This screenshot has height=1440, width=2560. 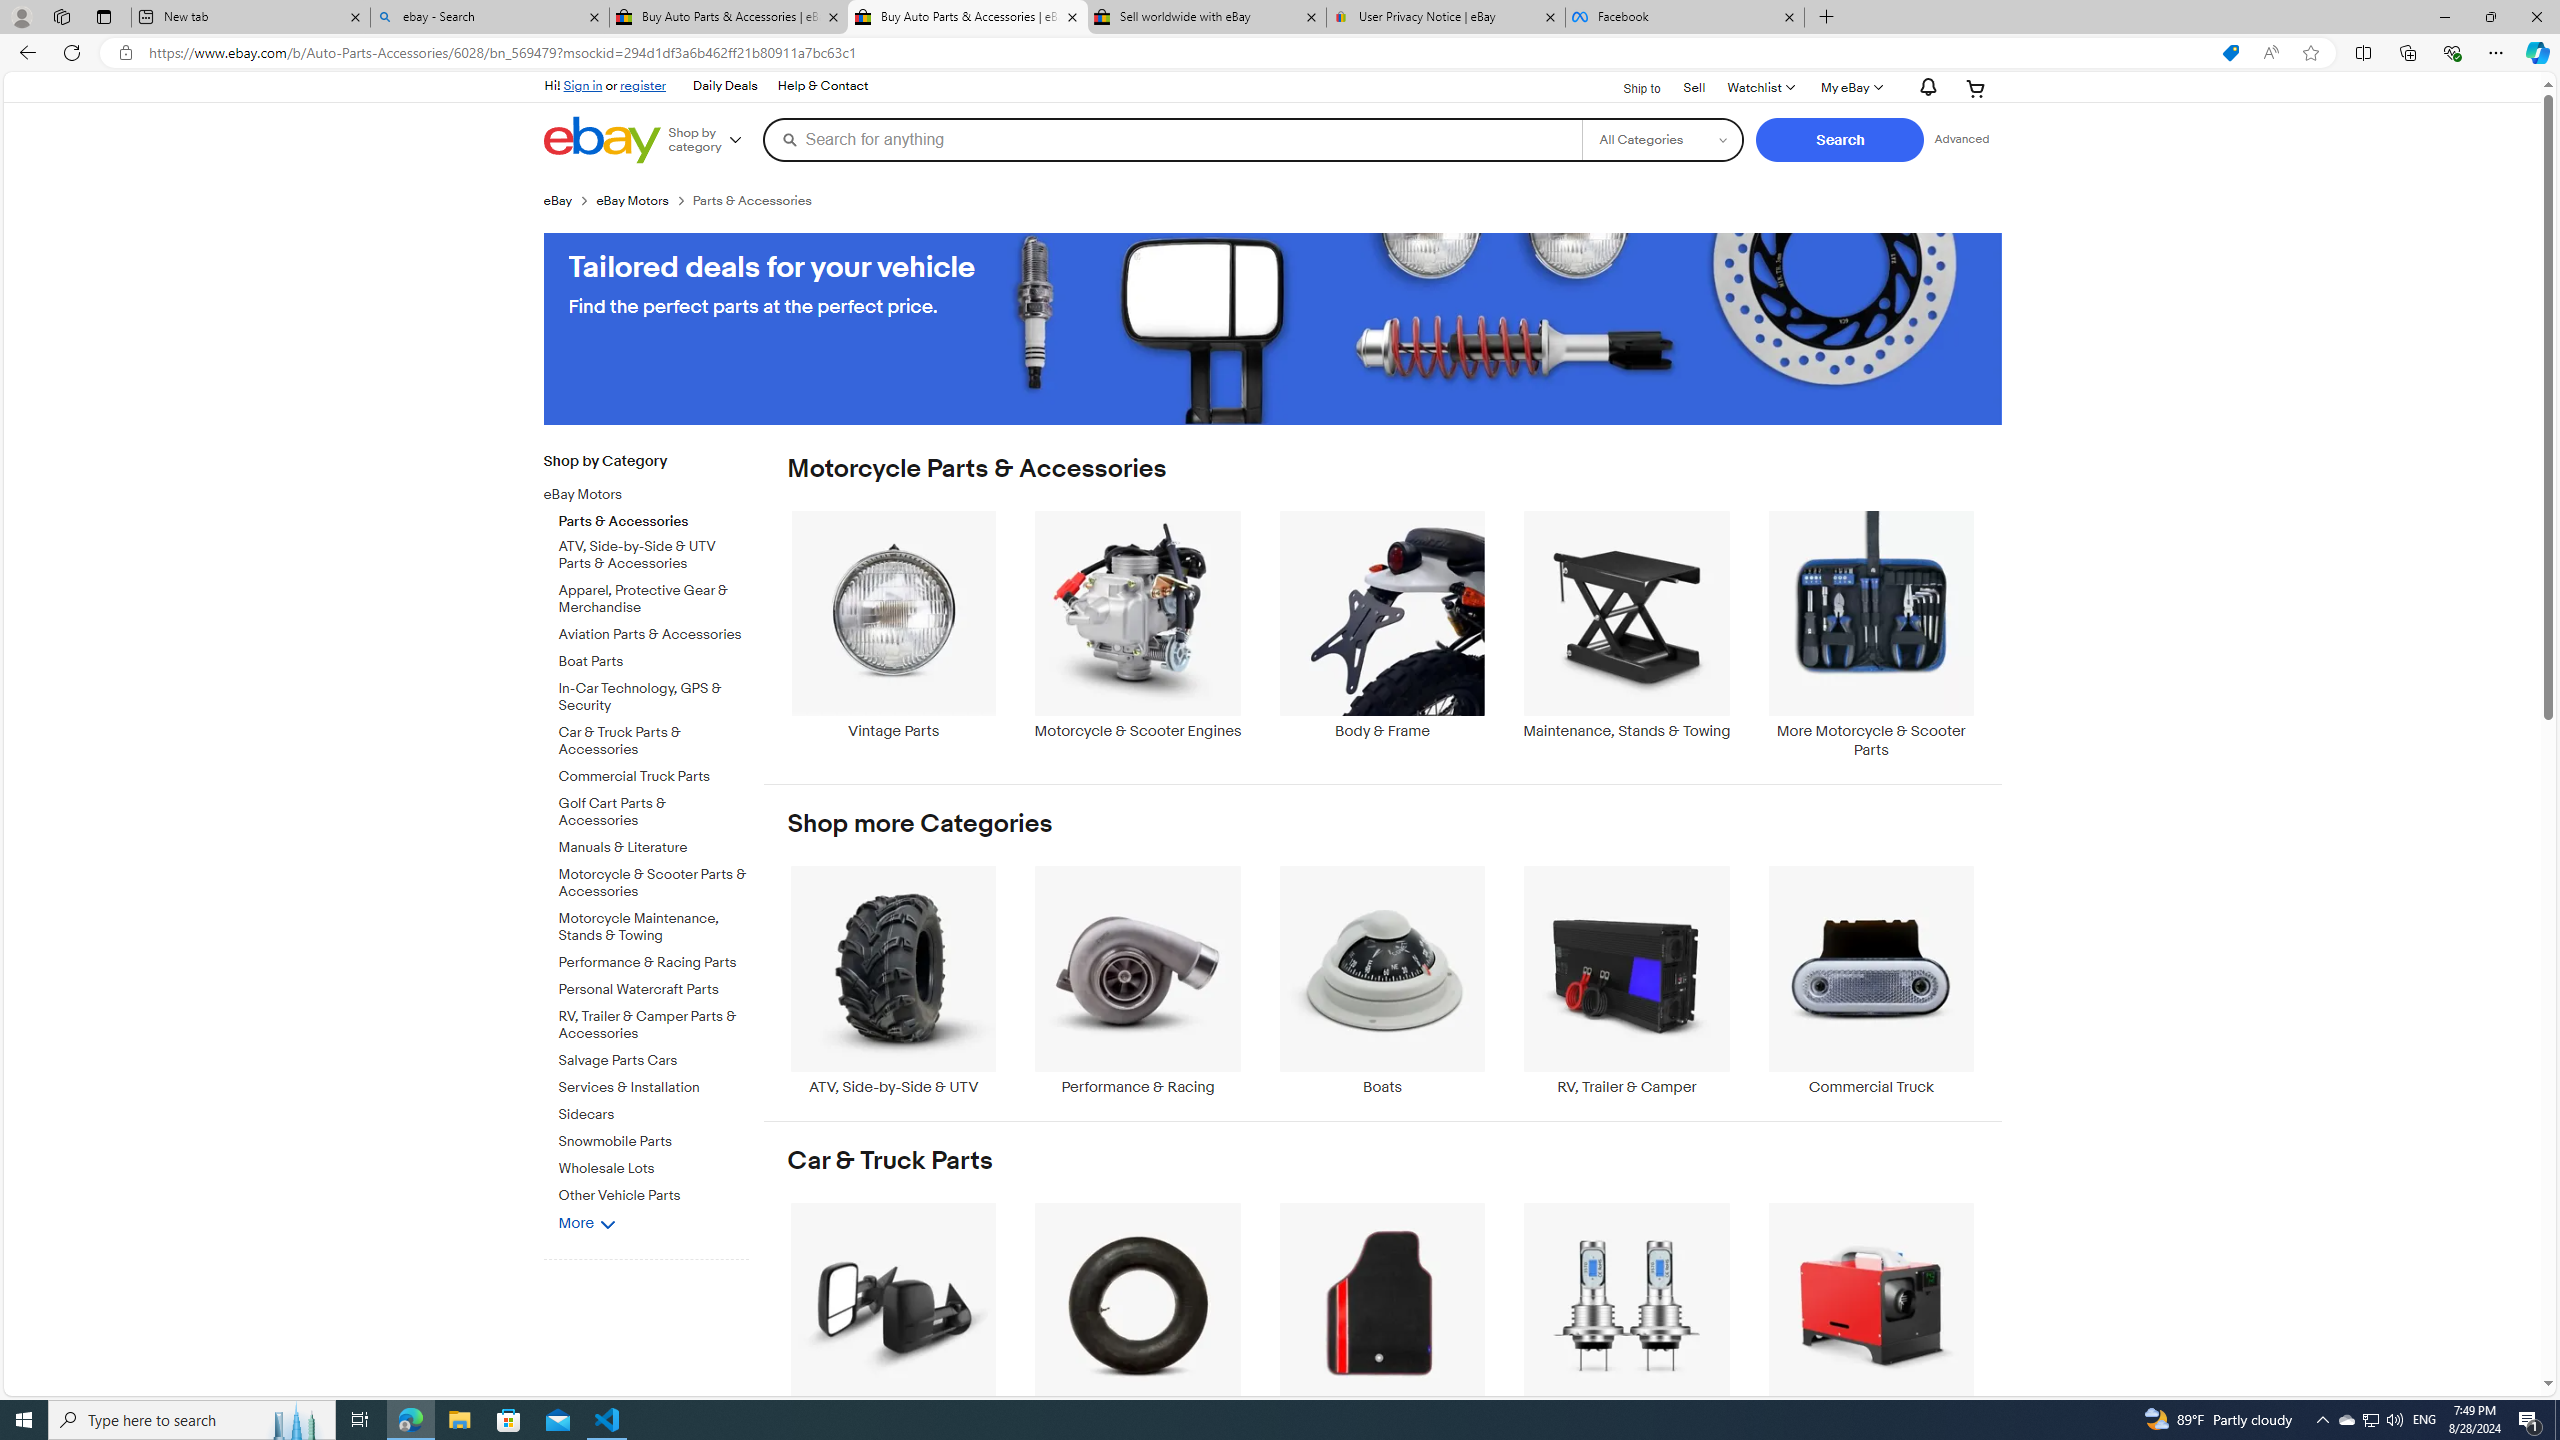 I want to click on 'Body & Frame', so click(x=1381, y=635).